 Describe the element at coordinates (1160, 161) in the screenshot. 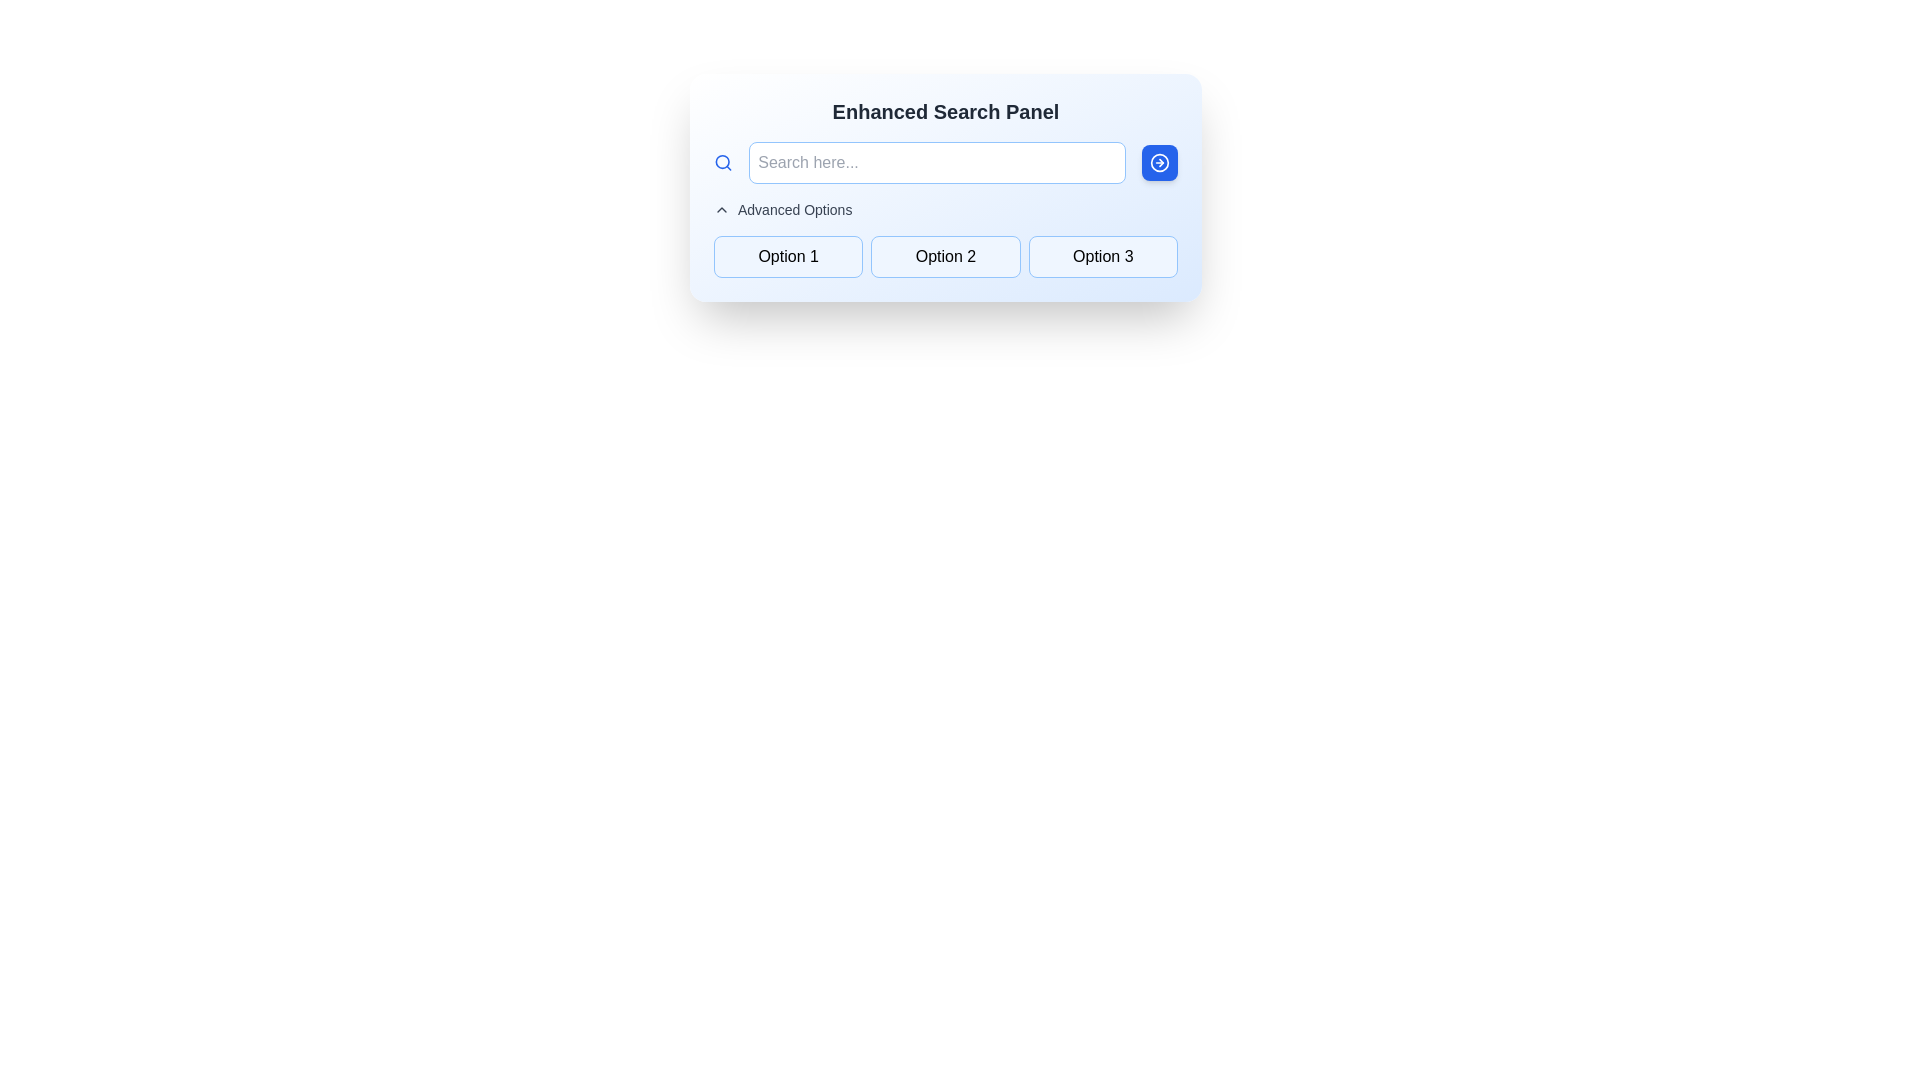

I see `the rounded blue button with a white circular arrow icon located at the rightmost end of the row containing a search input field` at that location.